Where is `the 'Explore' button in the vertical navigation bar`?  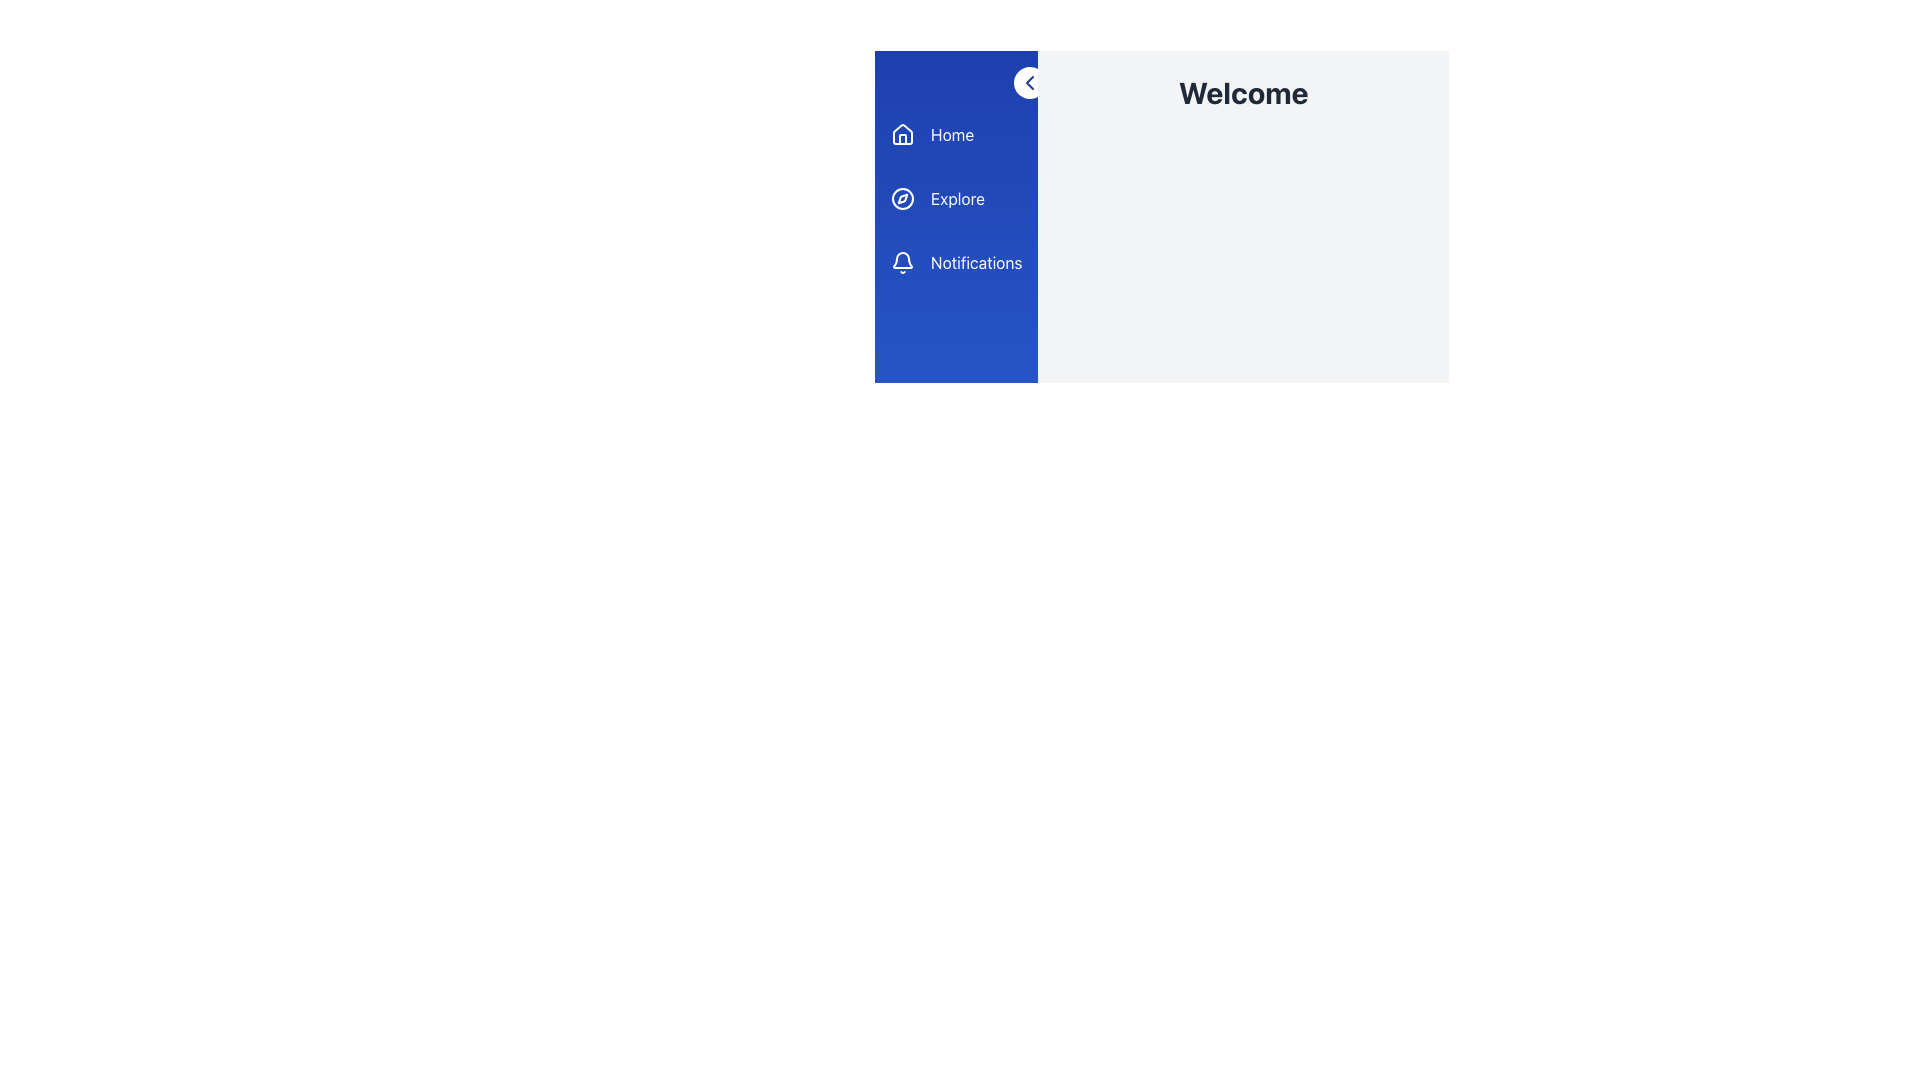
the 'Explore' button in the vertical navigation bar is located at coordinates (936, 199).